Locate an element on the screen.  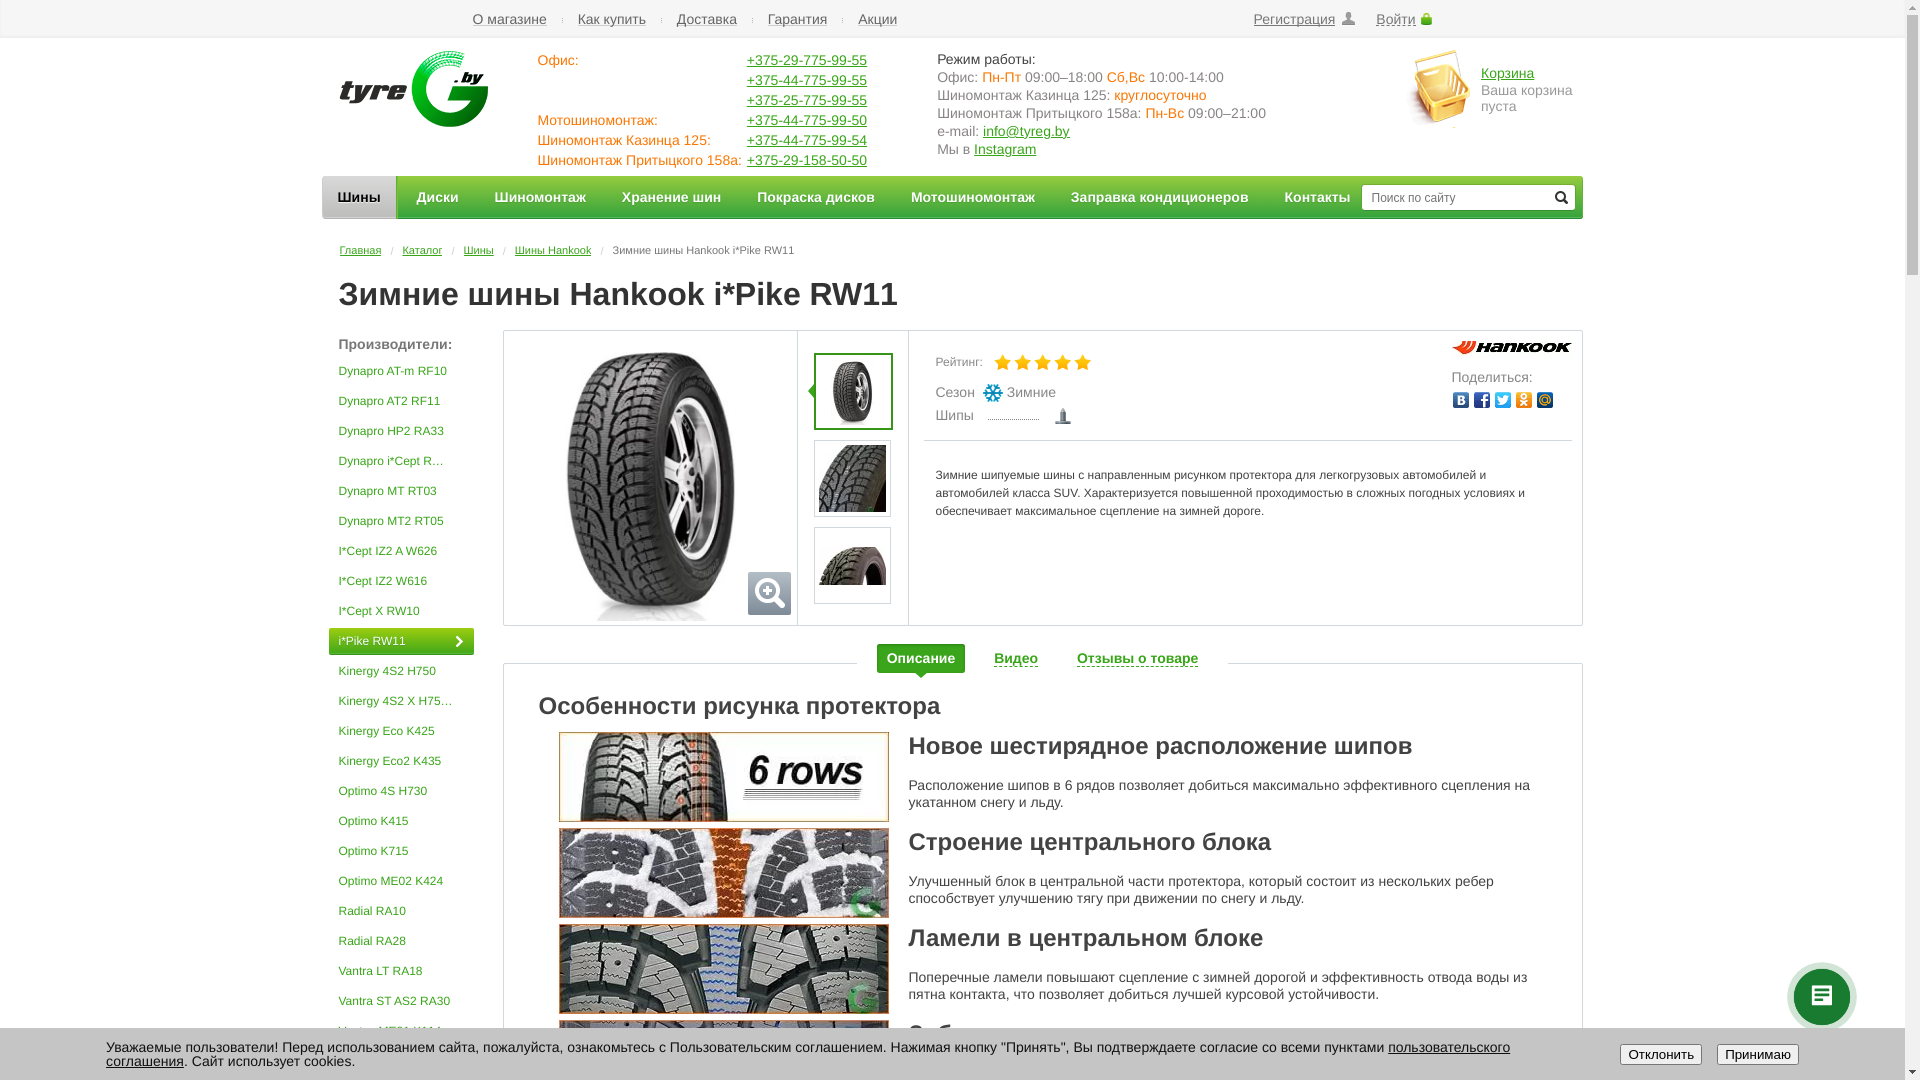
'Radial RA28' is located at coordinates (400, 941).